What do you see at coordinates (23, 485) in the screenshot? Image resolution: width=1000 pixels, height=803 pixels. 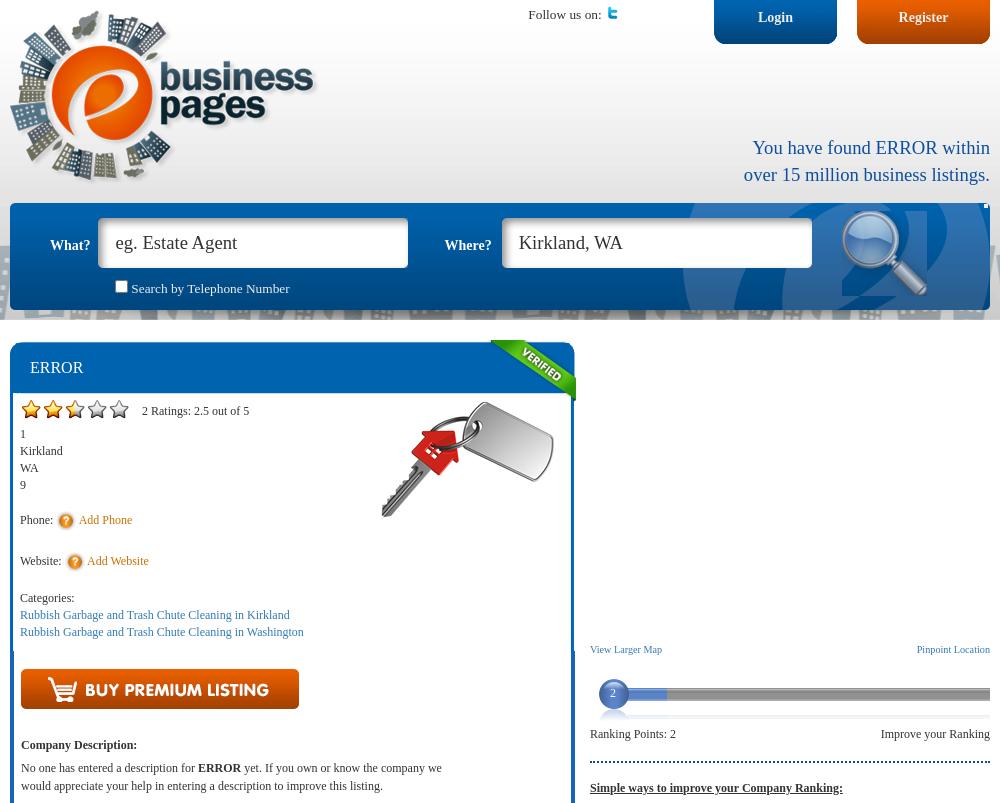 I see `'9'` at bounding box center [23, 485].